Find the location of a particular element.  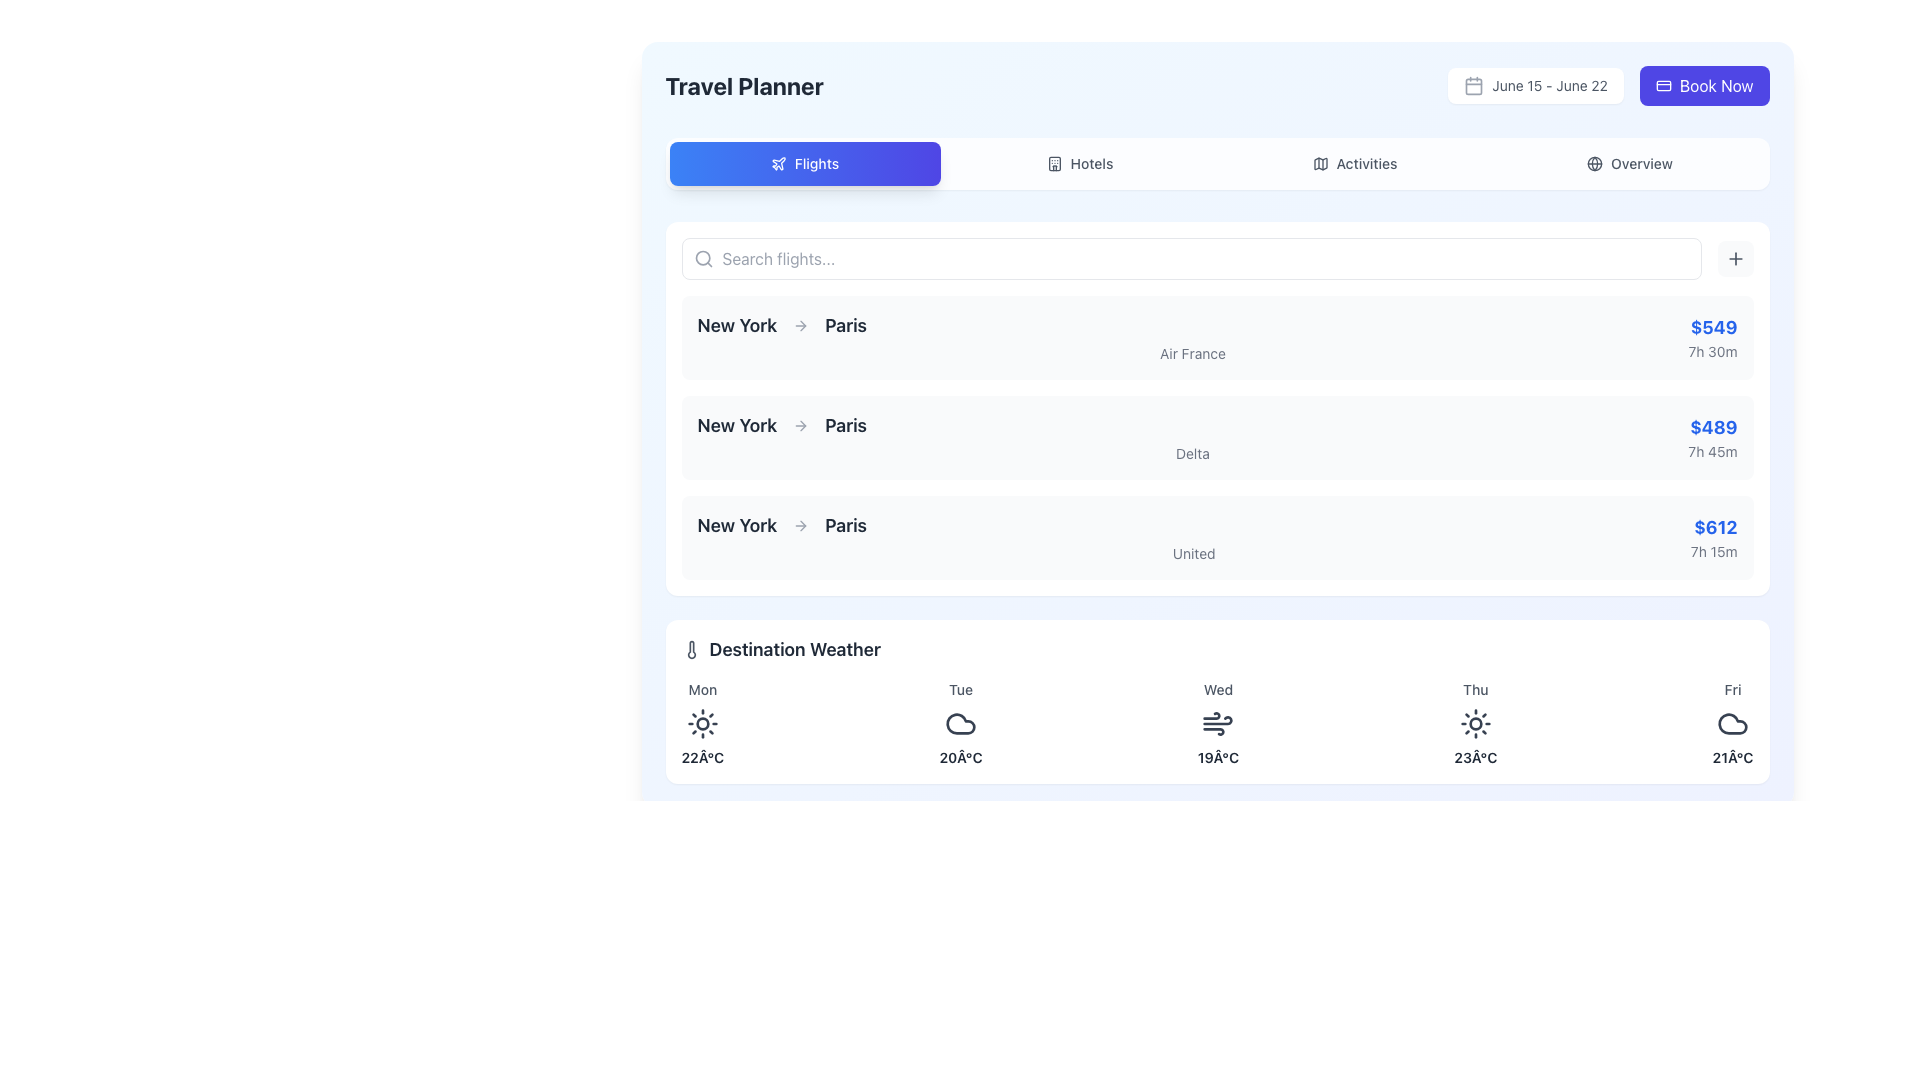

the sunny weather icon for Thursday, which is located in the fourth column of the weather forecast section, centrally positioned under the 'Thu' label and above the temperature value '23°C' is located at coordinates (1475, 724).